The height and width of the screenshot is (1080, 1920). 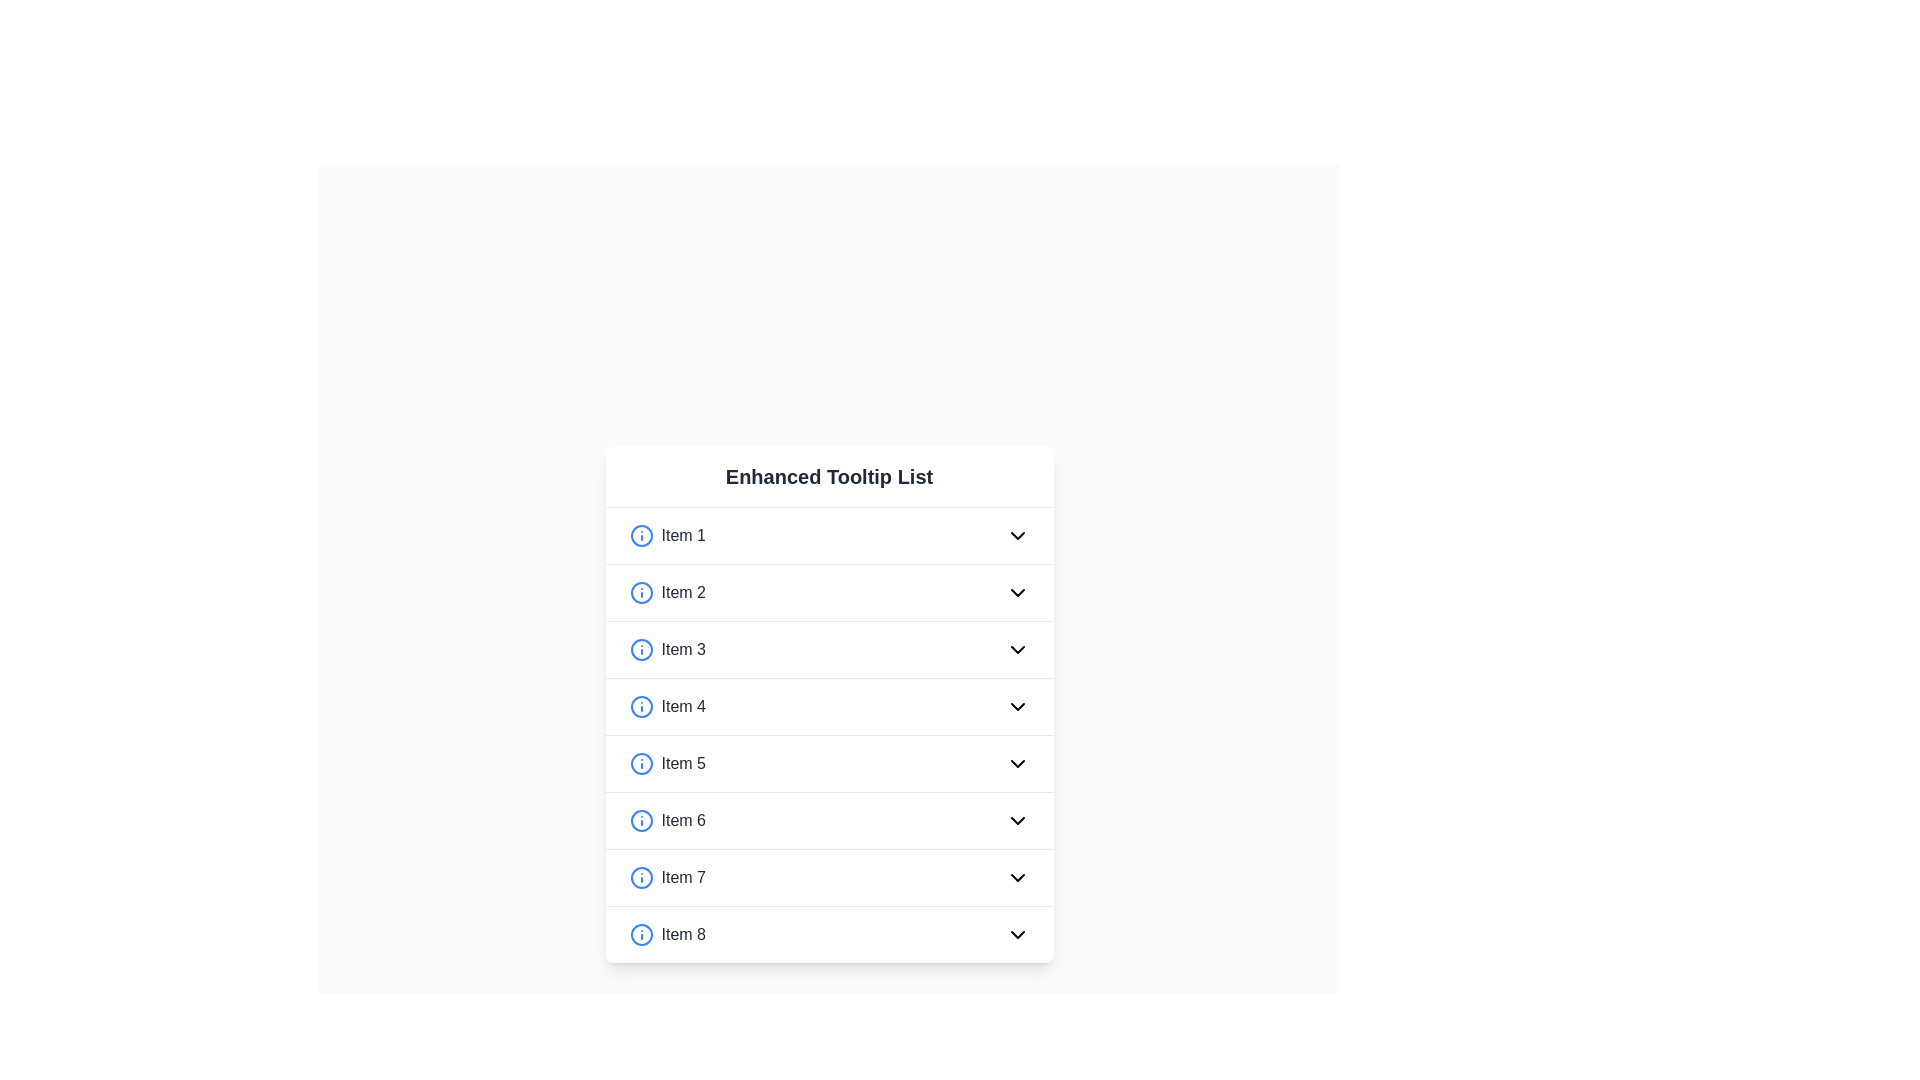 What do you see at coordinates (667, 934) in the screenshot?
I see `the 'Item 8' in the 'Enhanced Tooltip List' card component, which is positioned at the bottom of the list and directly below 'Item 7'` at bounding box center [667, 934].